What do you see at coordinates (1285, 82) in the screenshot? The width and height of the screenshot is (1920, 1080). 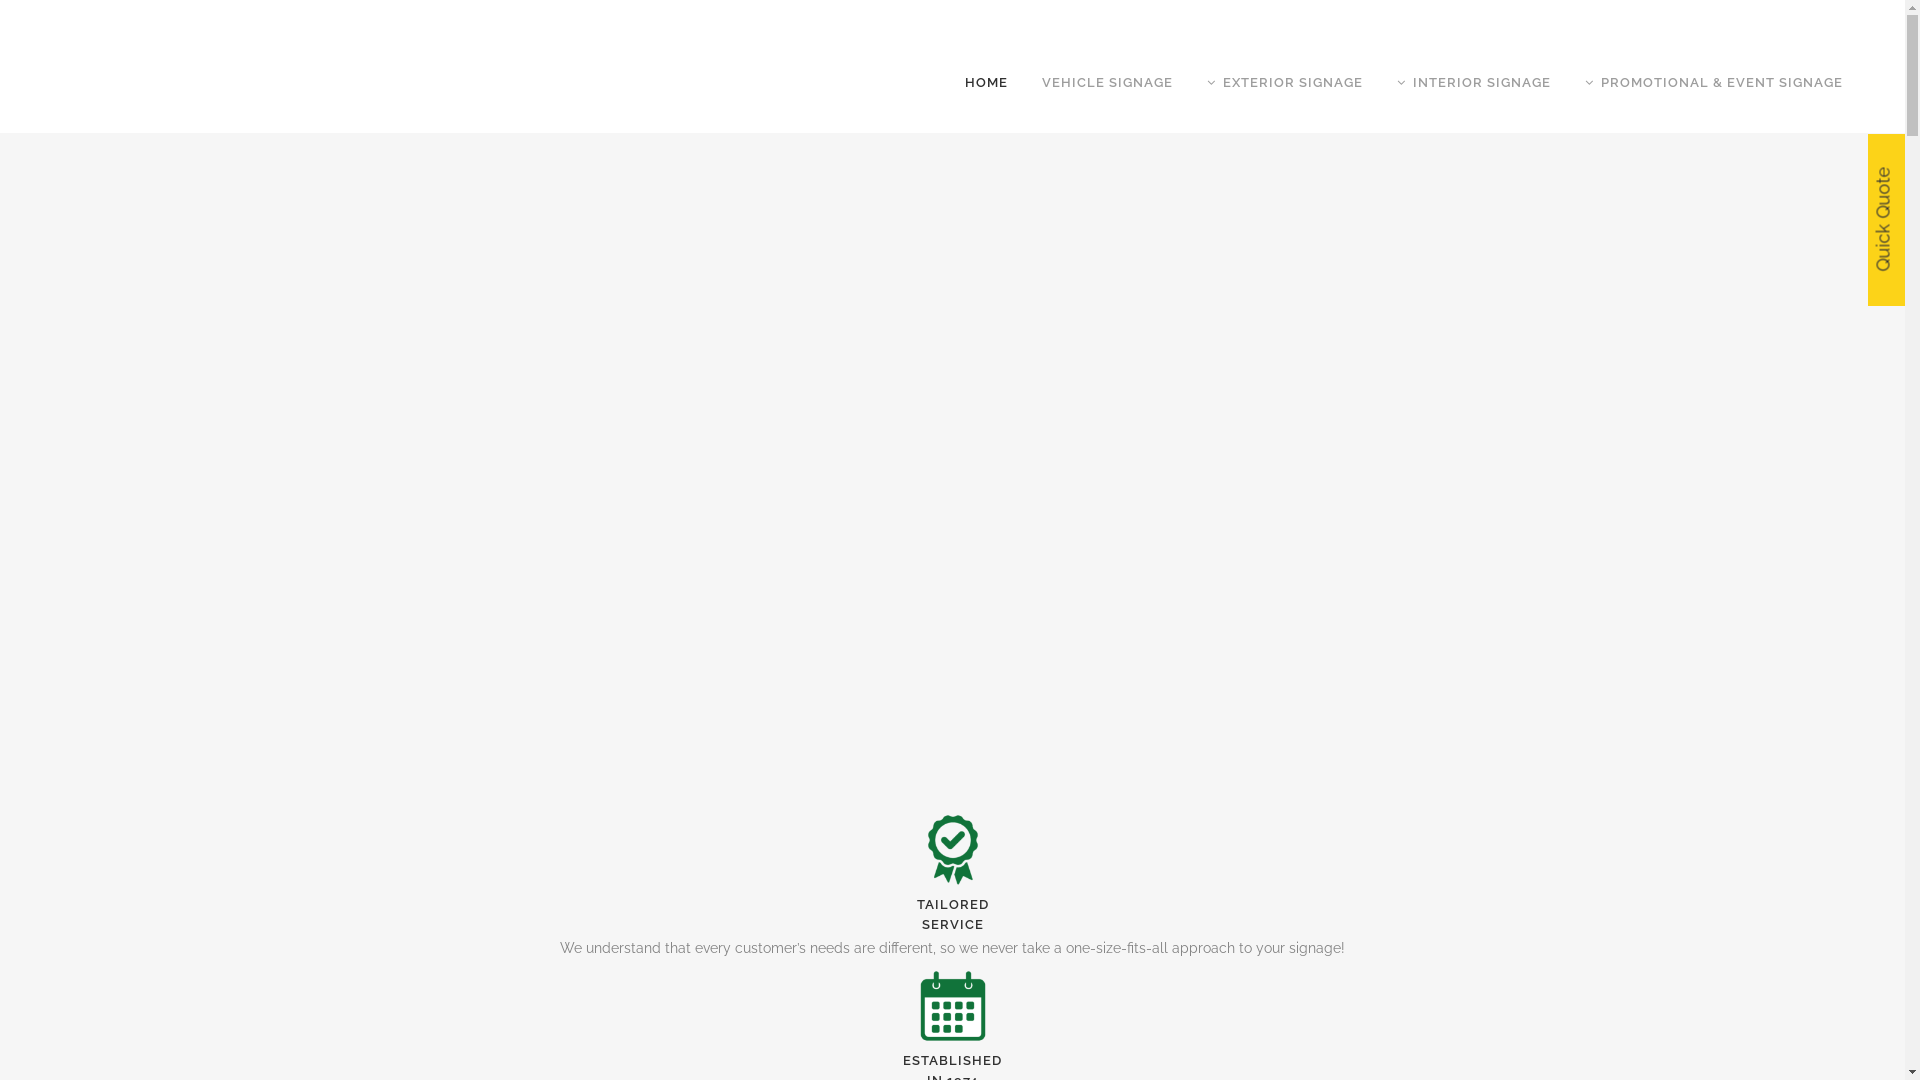 I see `'EXTERIOR SIGNAGE'` at bounding box center [1285, 82].